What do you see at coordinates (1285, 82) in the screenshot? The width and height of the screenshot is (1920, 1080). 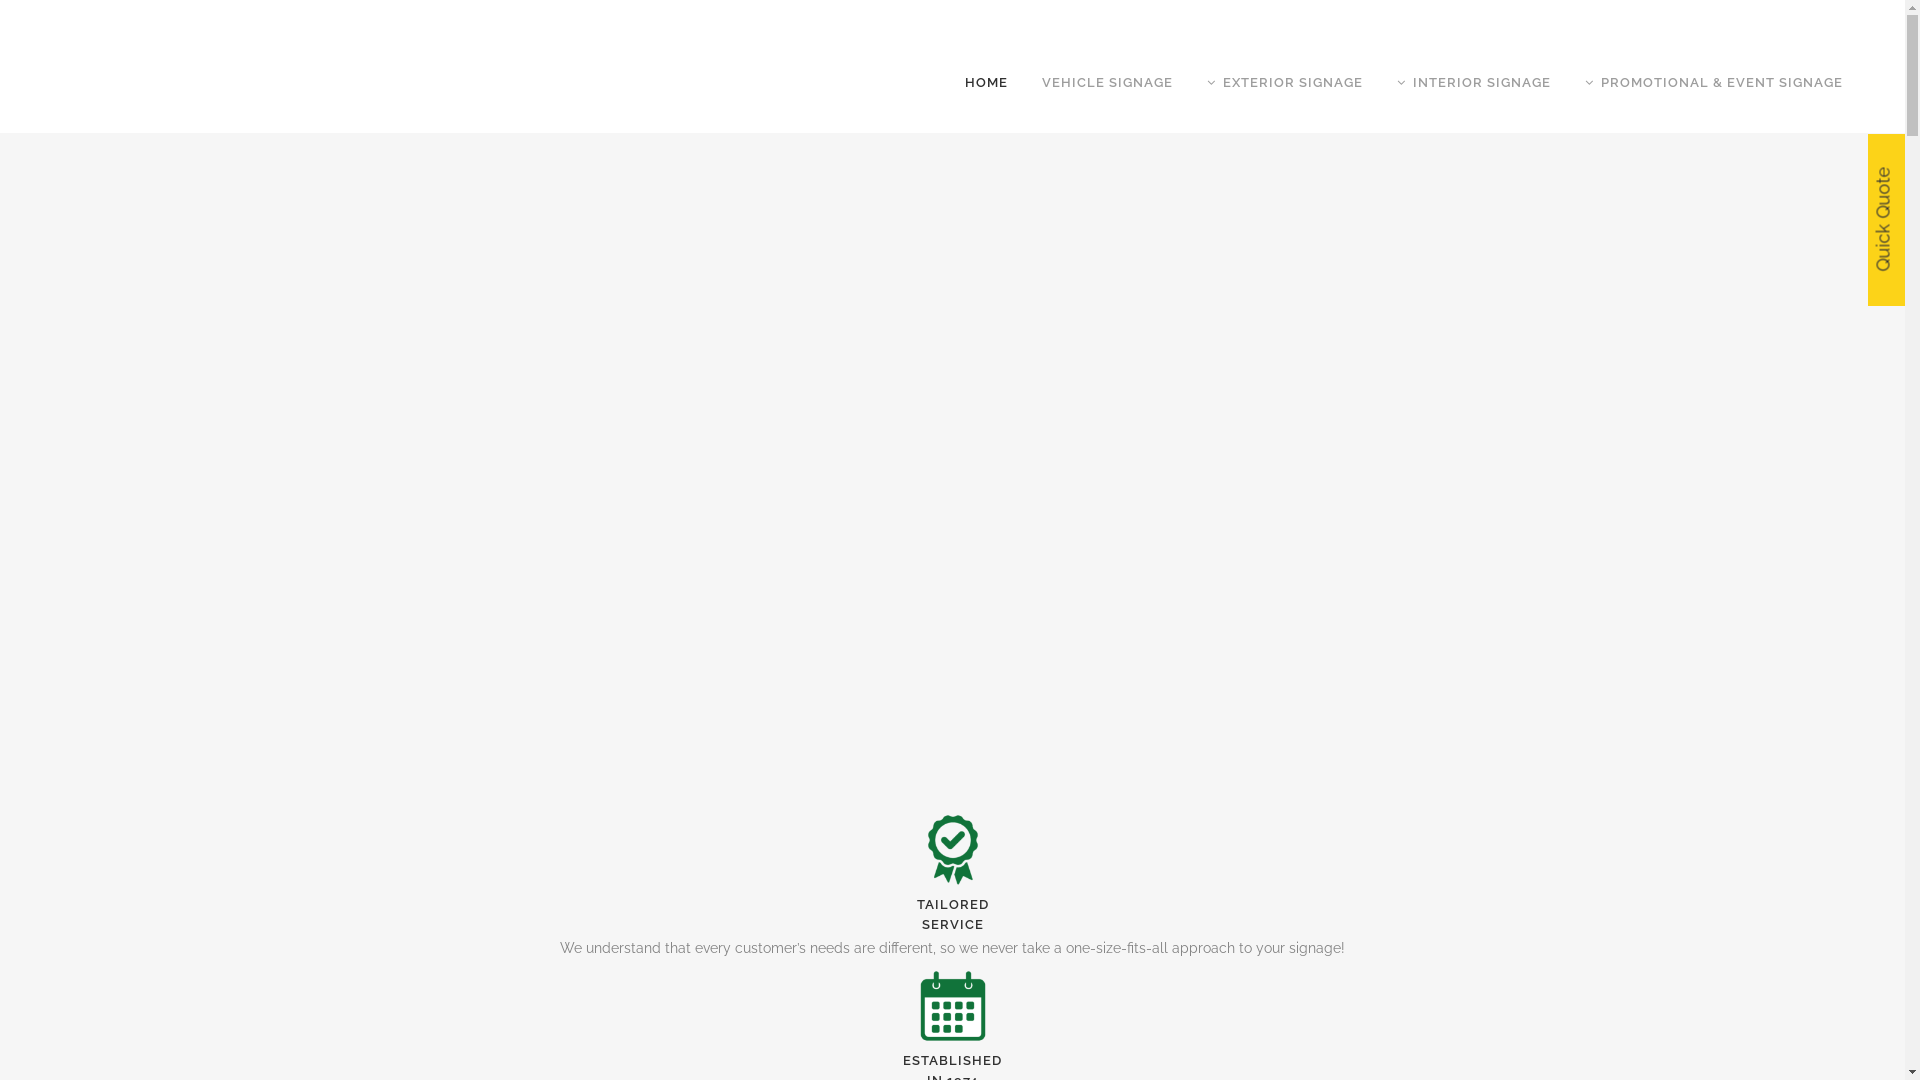 I see `'EXTERIOR SIGNAGE'` at bounding box center [1285, 82].